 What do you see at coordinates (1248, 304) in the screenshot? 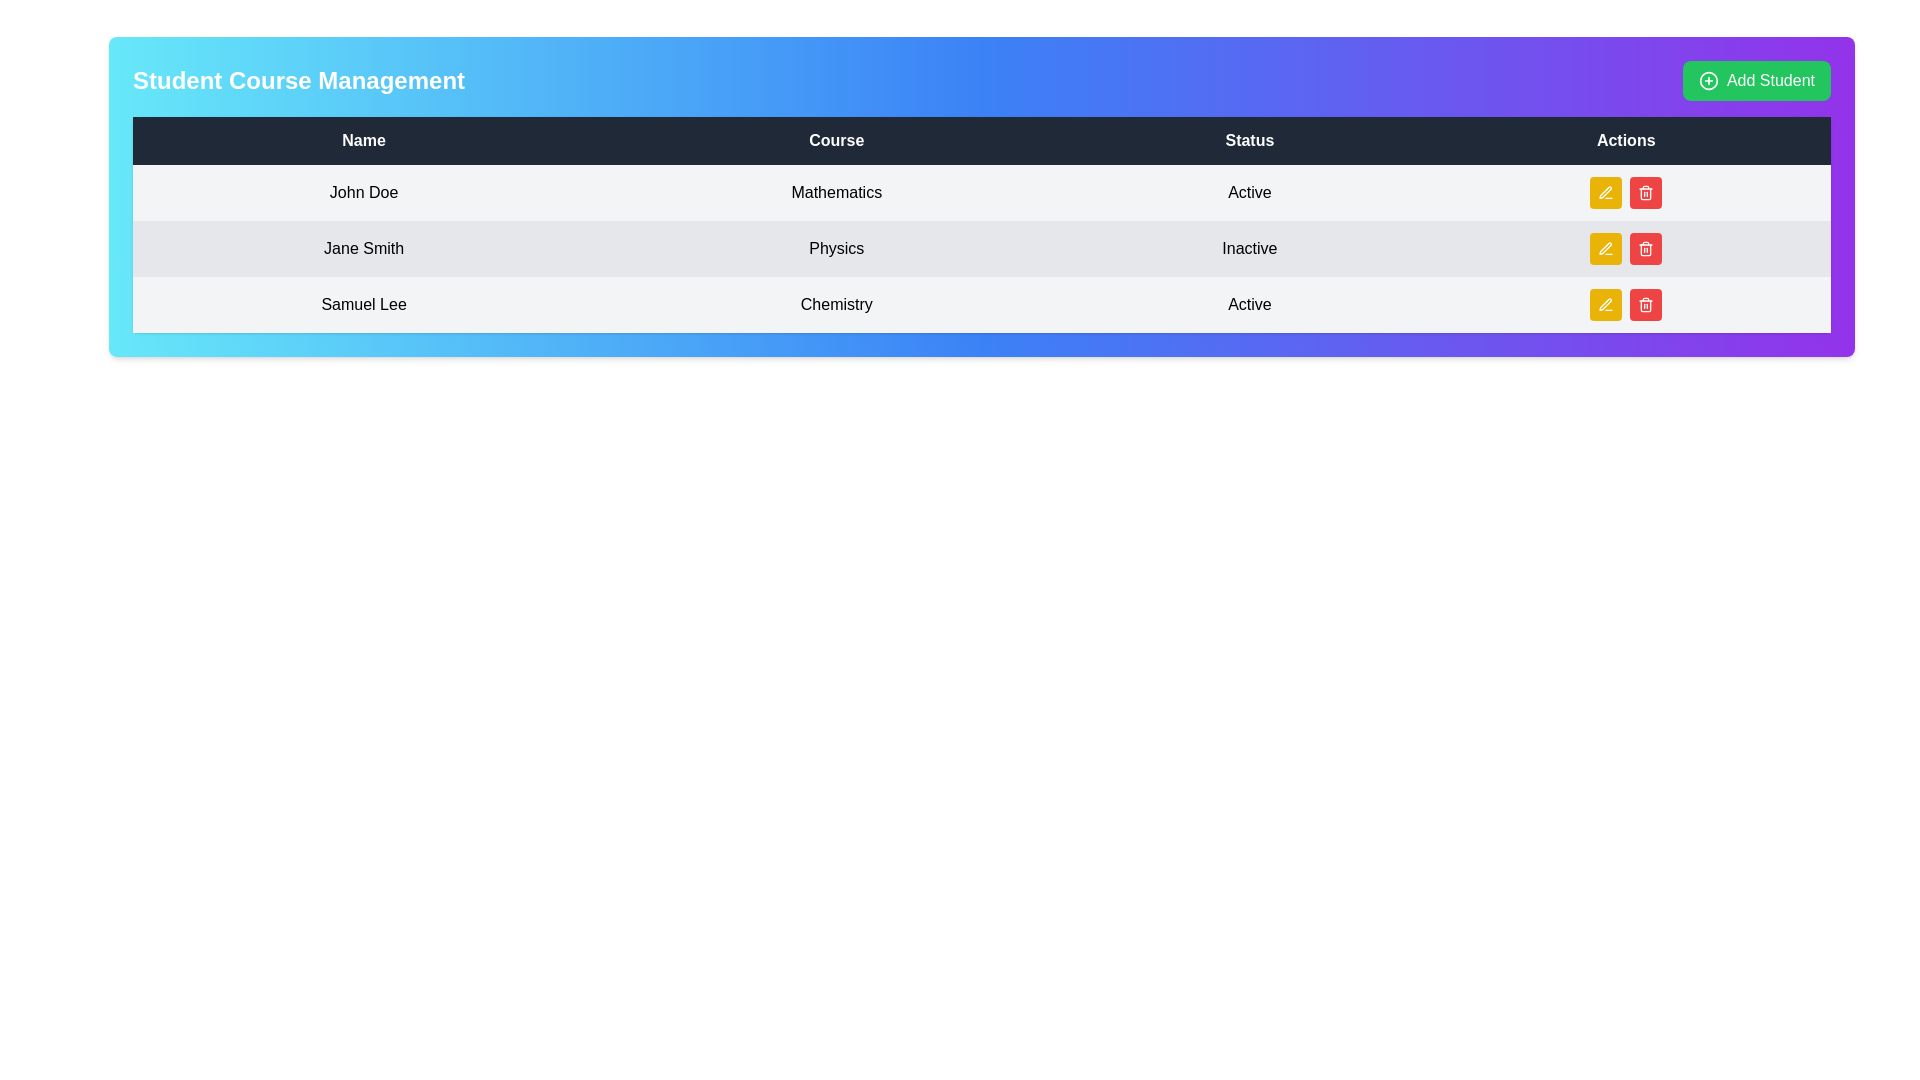
I see `the Text Label indicating the active status of 'Samuel Lee' in the third row of the table under the 'Status' column` at bounding box center [1248, 304].